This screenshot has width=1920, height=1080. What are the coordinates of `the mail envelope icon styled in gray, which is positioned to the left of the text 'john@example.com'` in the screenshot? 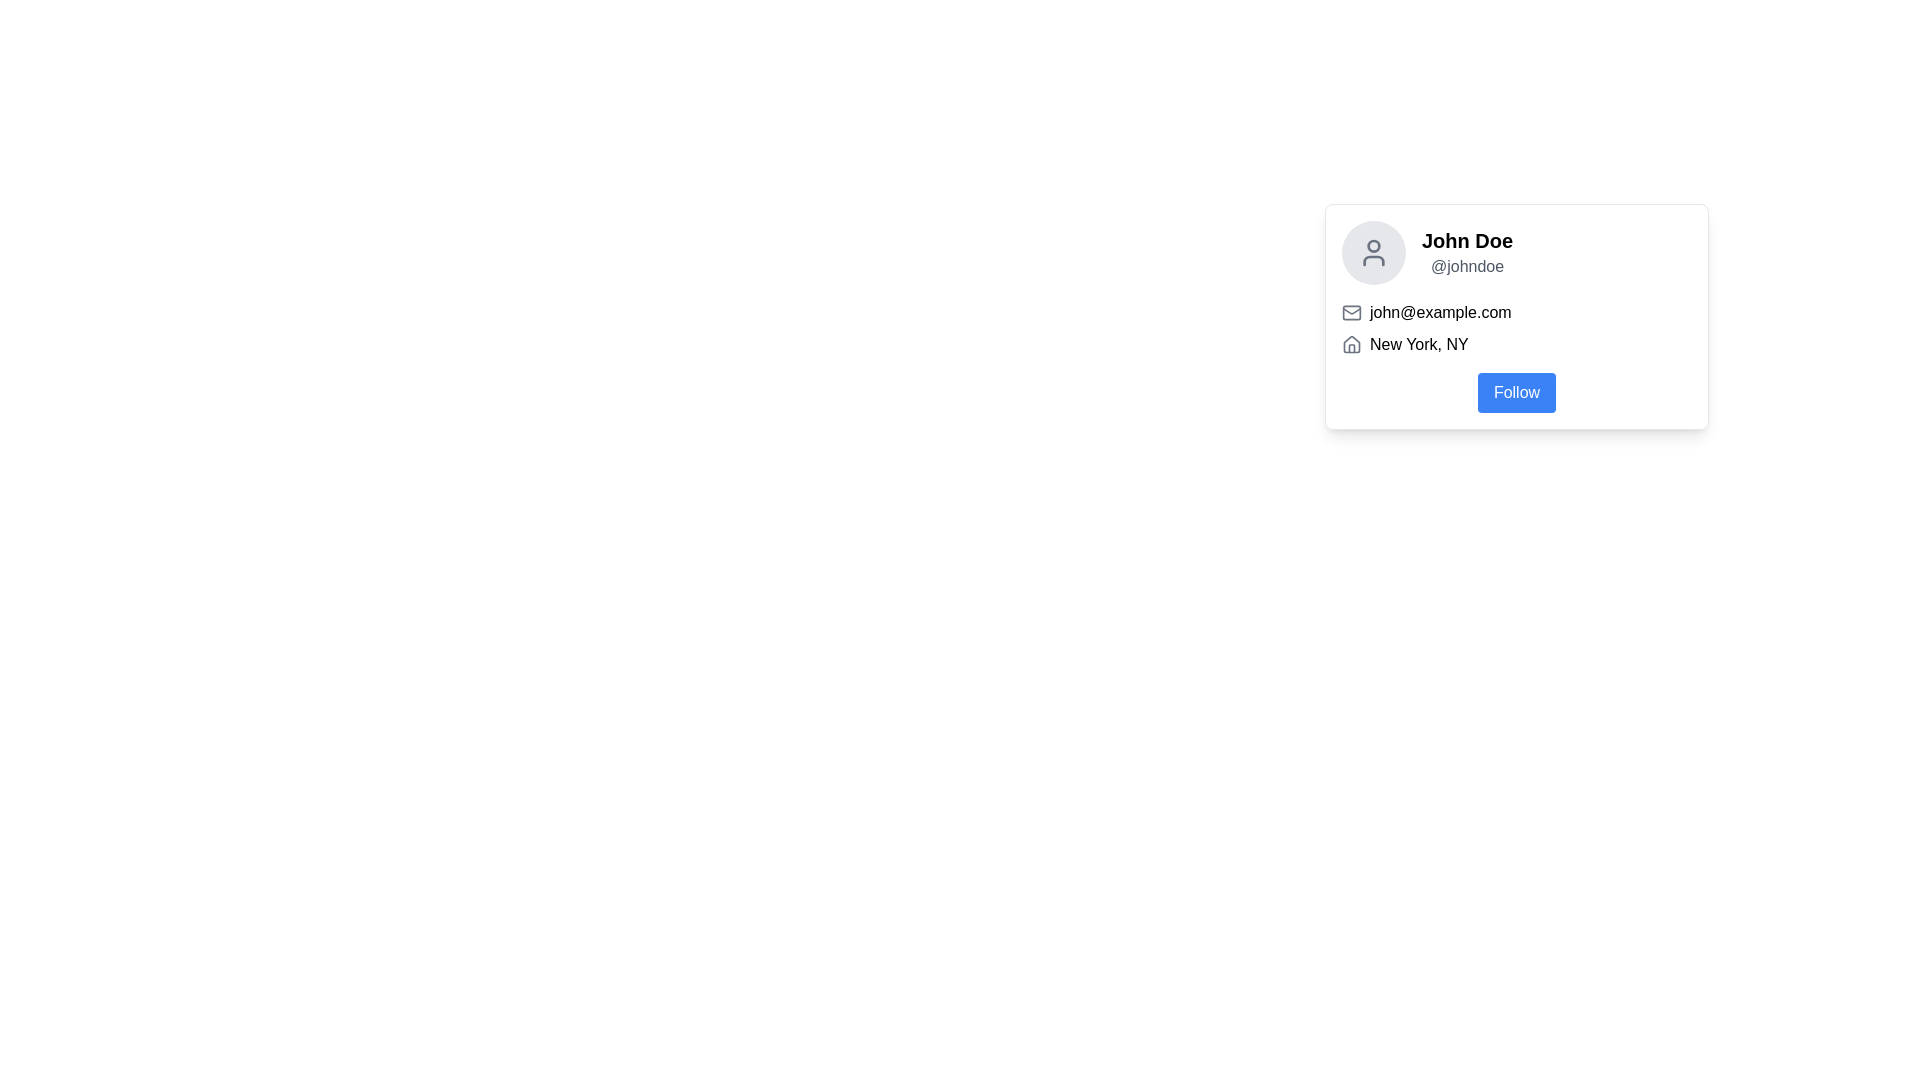 It's located at (1352, 312).